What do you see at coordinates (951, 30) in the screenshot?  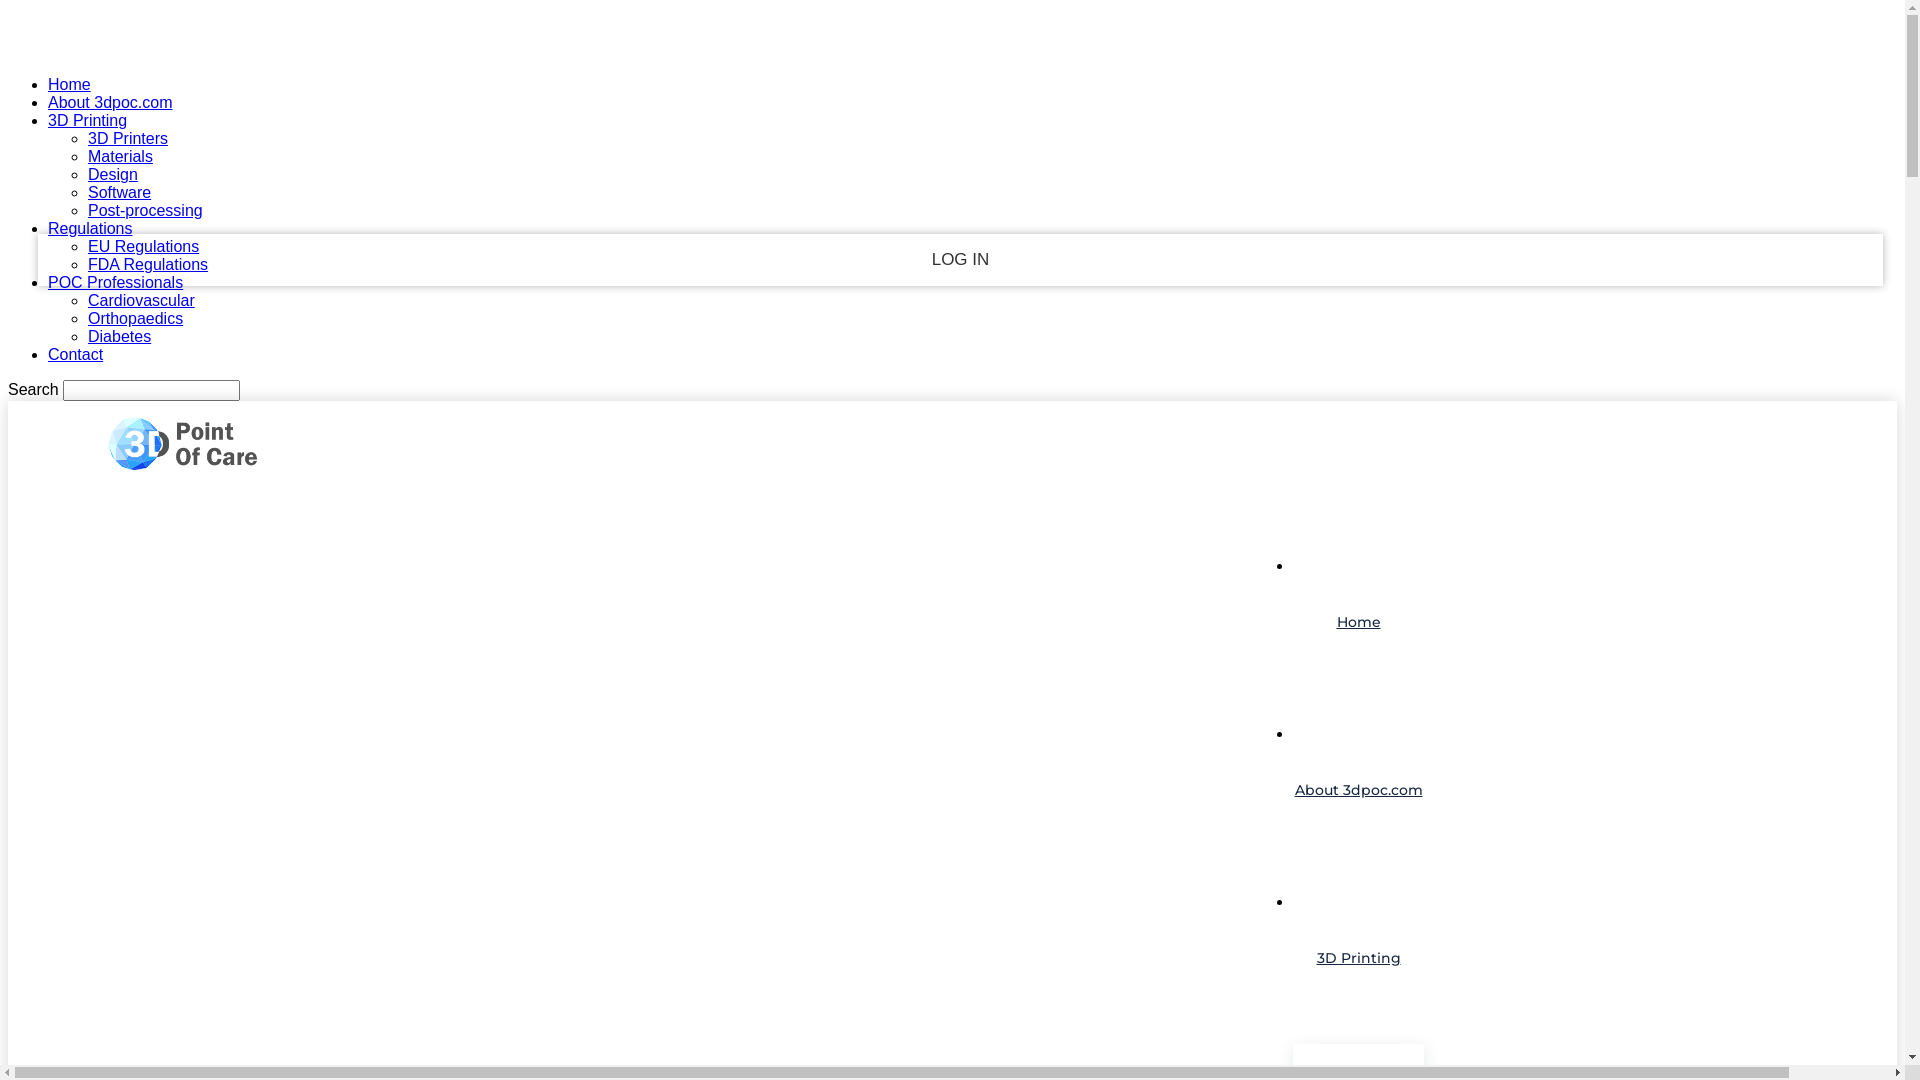 I see `'Sign in'` at bounding box center [951, 30].